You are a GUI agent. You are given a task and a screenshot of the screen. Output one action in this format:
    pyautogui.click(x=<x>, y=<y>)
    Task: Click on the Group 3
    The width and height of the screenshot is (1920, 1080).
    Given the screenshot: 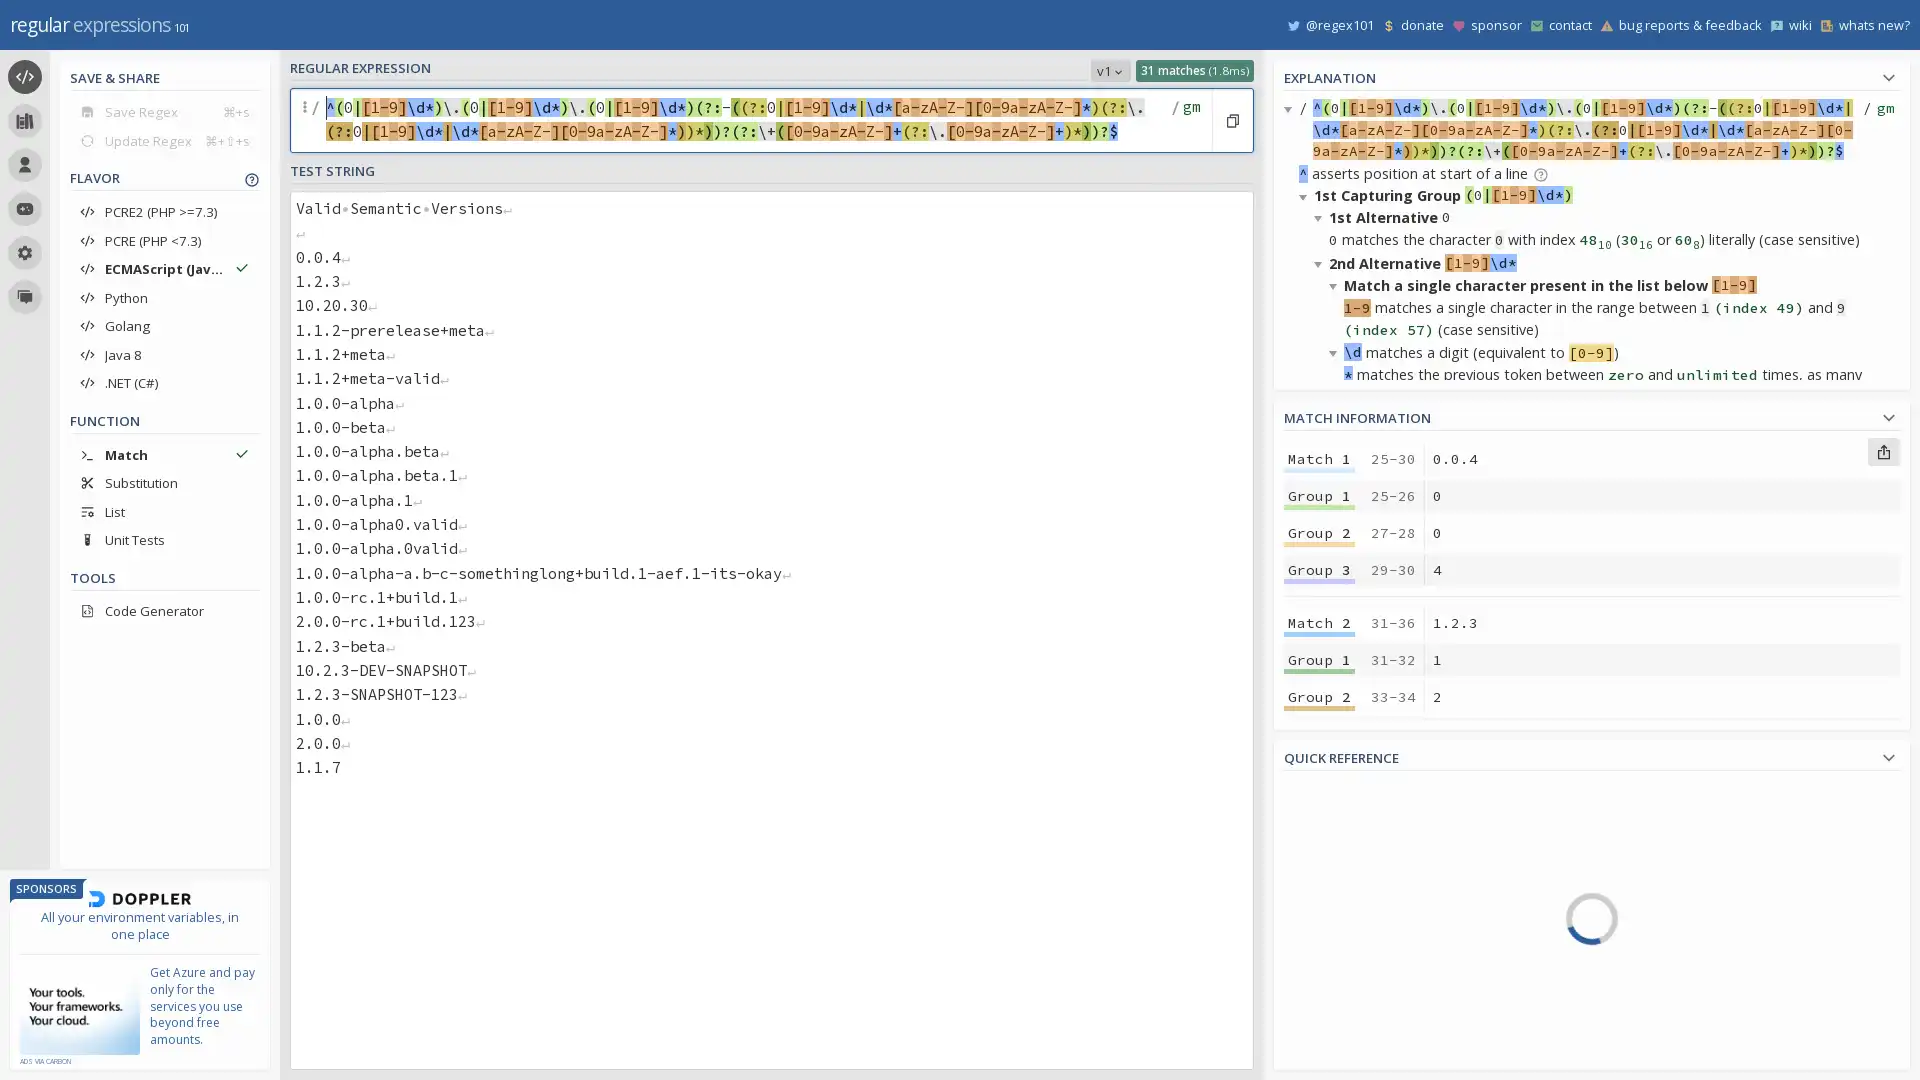 What is the action you would take?
    pyautogui.click(x=1319, y=897)
    